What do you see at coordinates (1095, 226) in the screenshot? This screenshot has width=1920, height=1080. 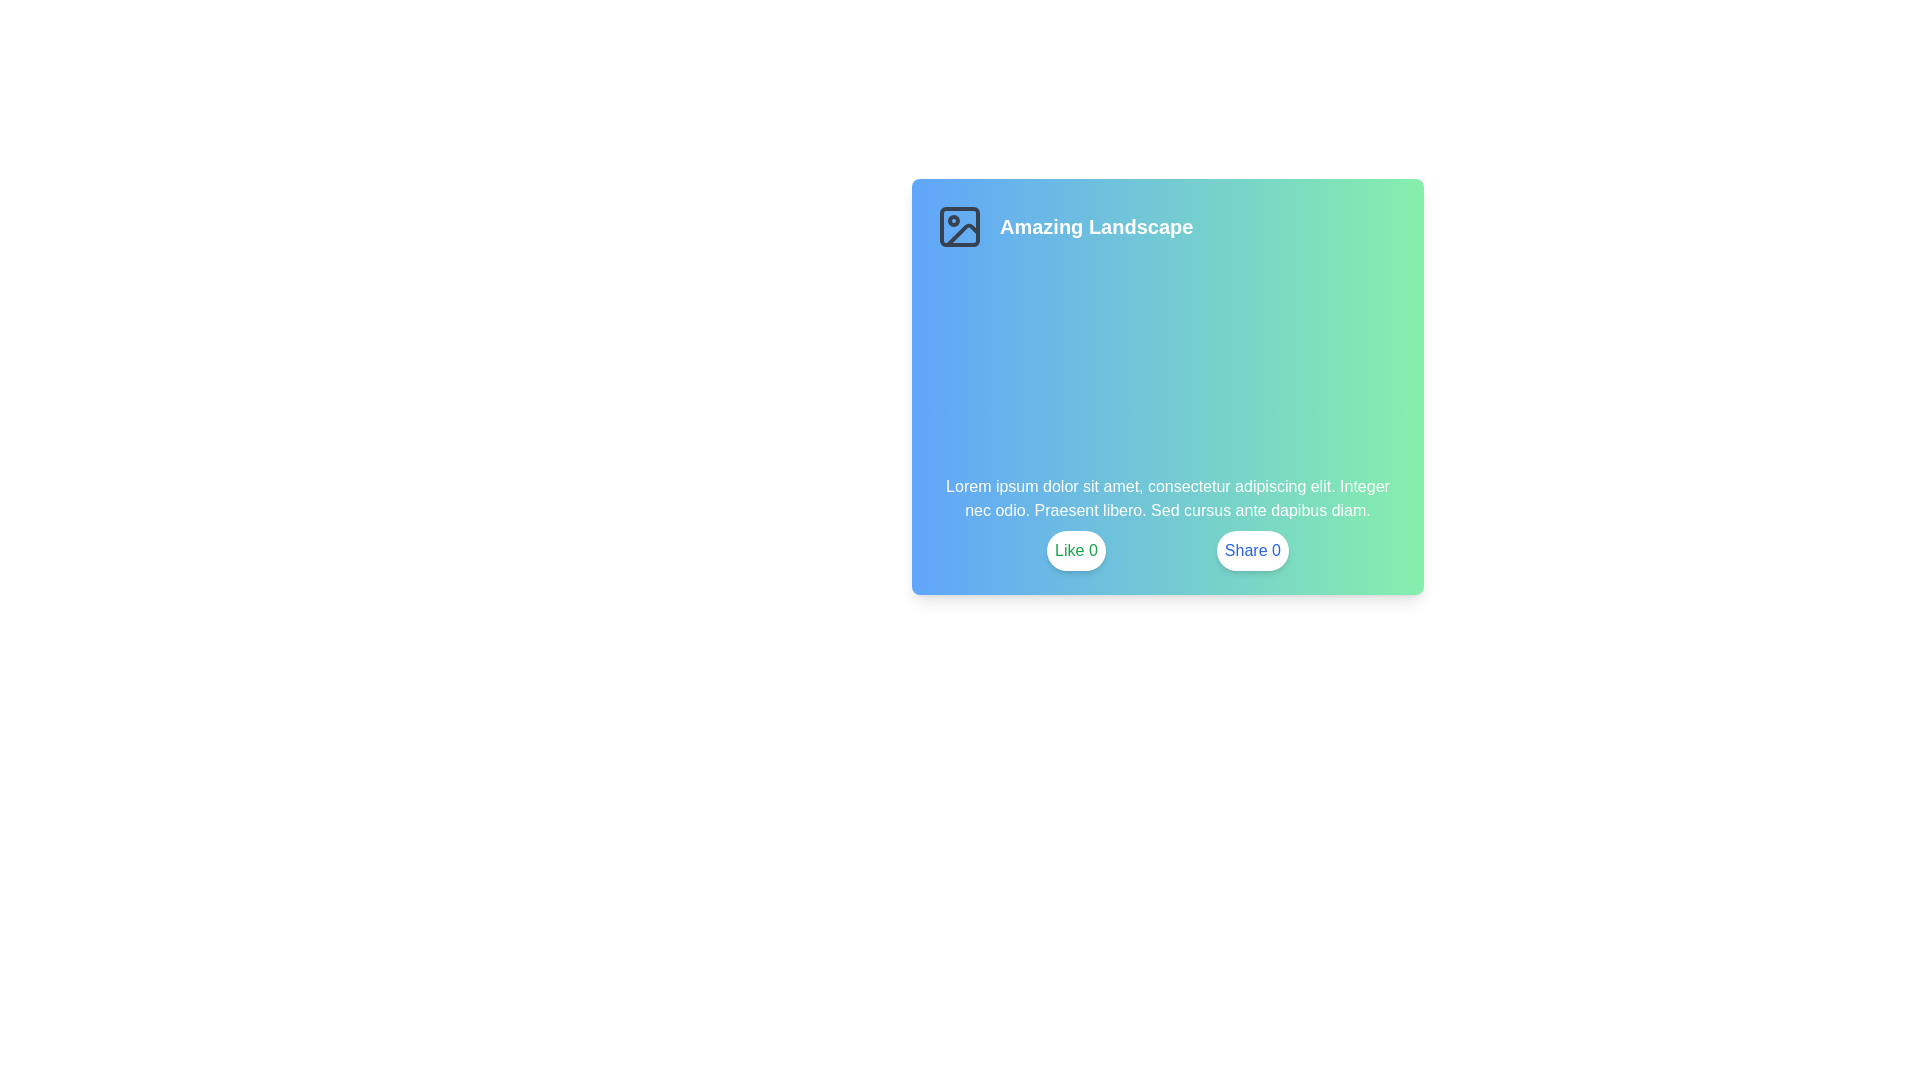 I see `the Text Label displaying 'Amazing Landscape' which is styled in bold white font and positioned prominently near the top center-left of a card-like component` at bounding box center [1095, 226].